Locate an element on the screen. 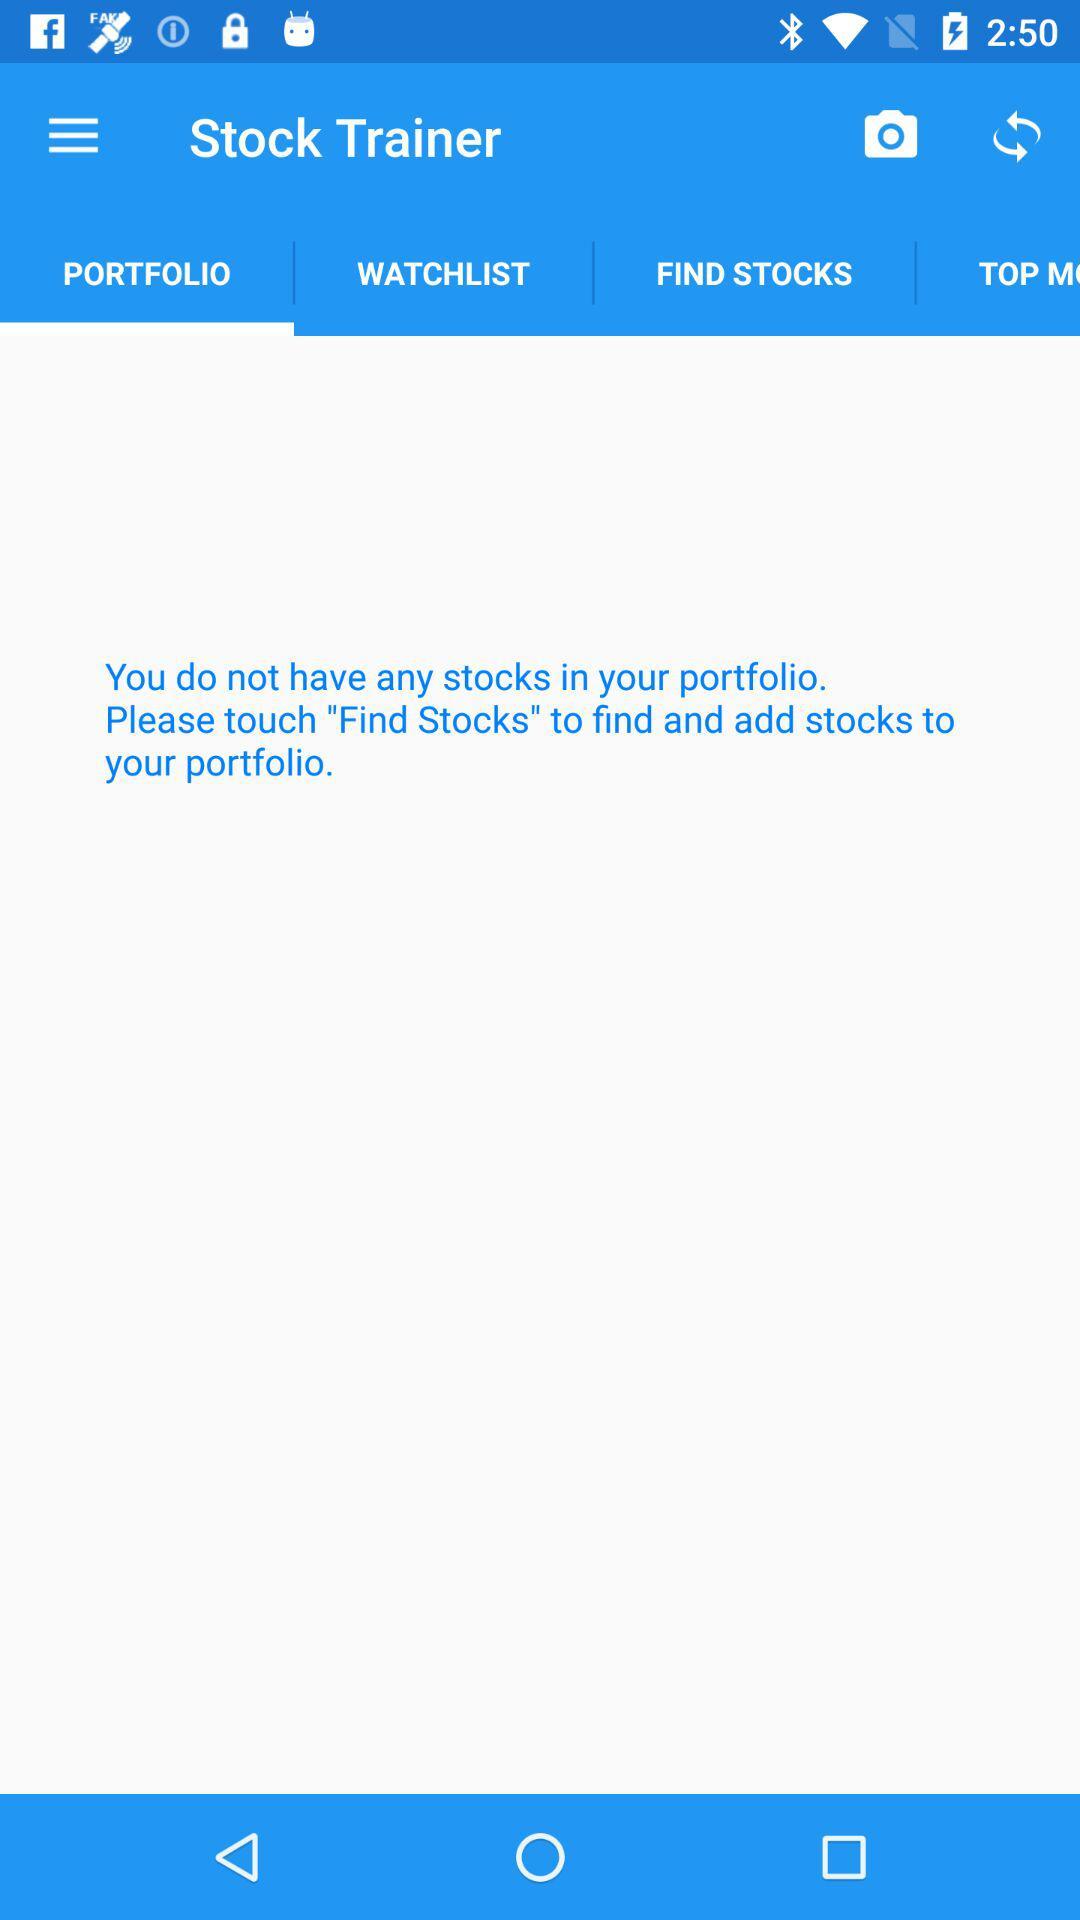 The width and height of the screenshot is (1080, 1920). item to the right of portfolio is located at coordinates (442, 272).